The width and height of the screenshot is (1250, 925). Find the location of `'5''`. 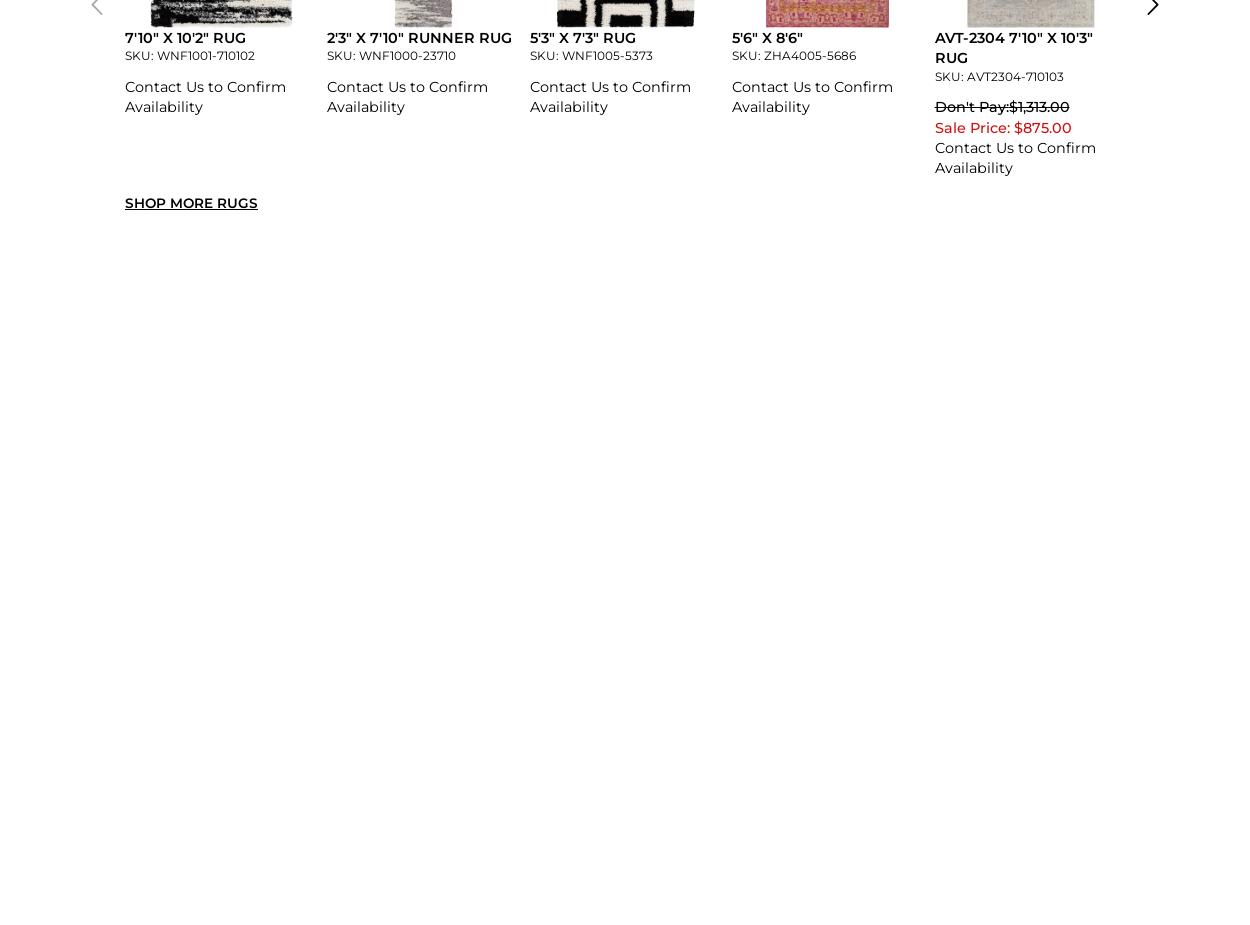

'5'' is located at coordinates (333, 680).